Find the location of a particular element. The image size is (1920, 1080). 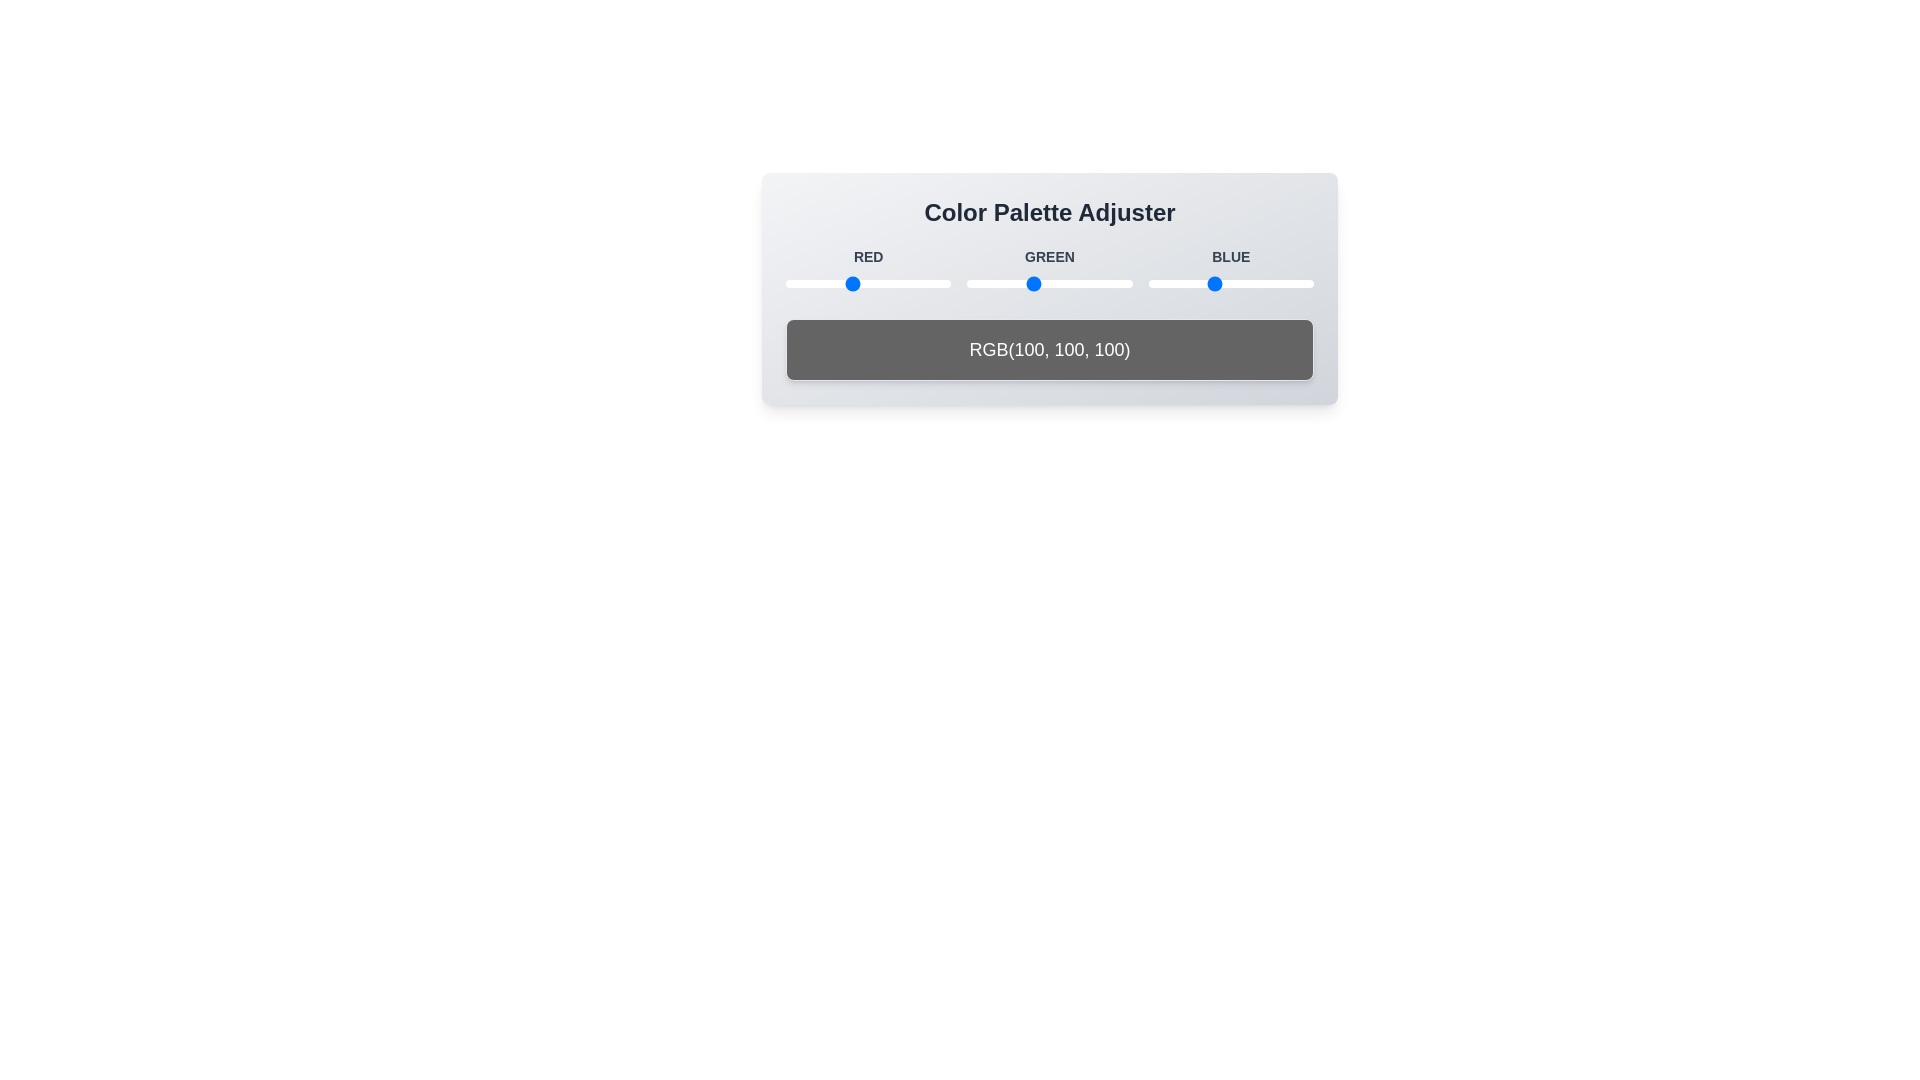

the green color value to 89 by adjusting the slider is located at coordinates (1025, 284).